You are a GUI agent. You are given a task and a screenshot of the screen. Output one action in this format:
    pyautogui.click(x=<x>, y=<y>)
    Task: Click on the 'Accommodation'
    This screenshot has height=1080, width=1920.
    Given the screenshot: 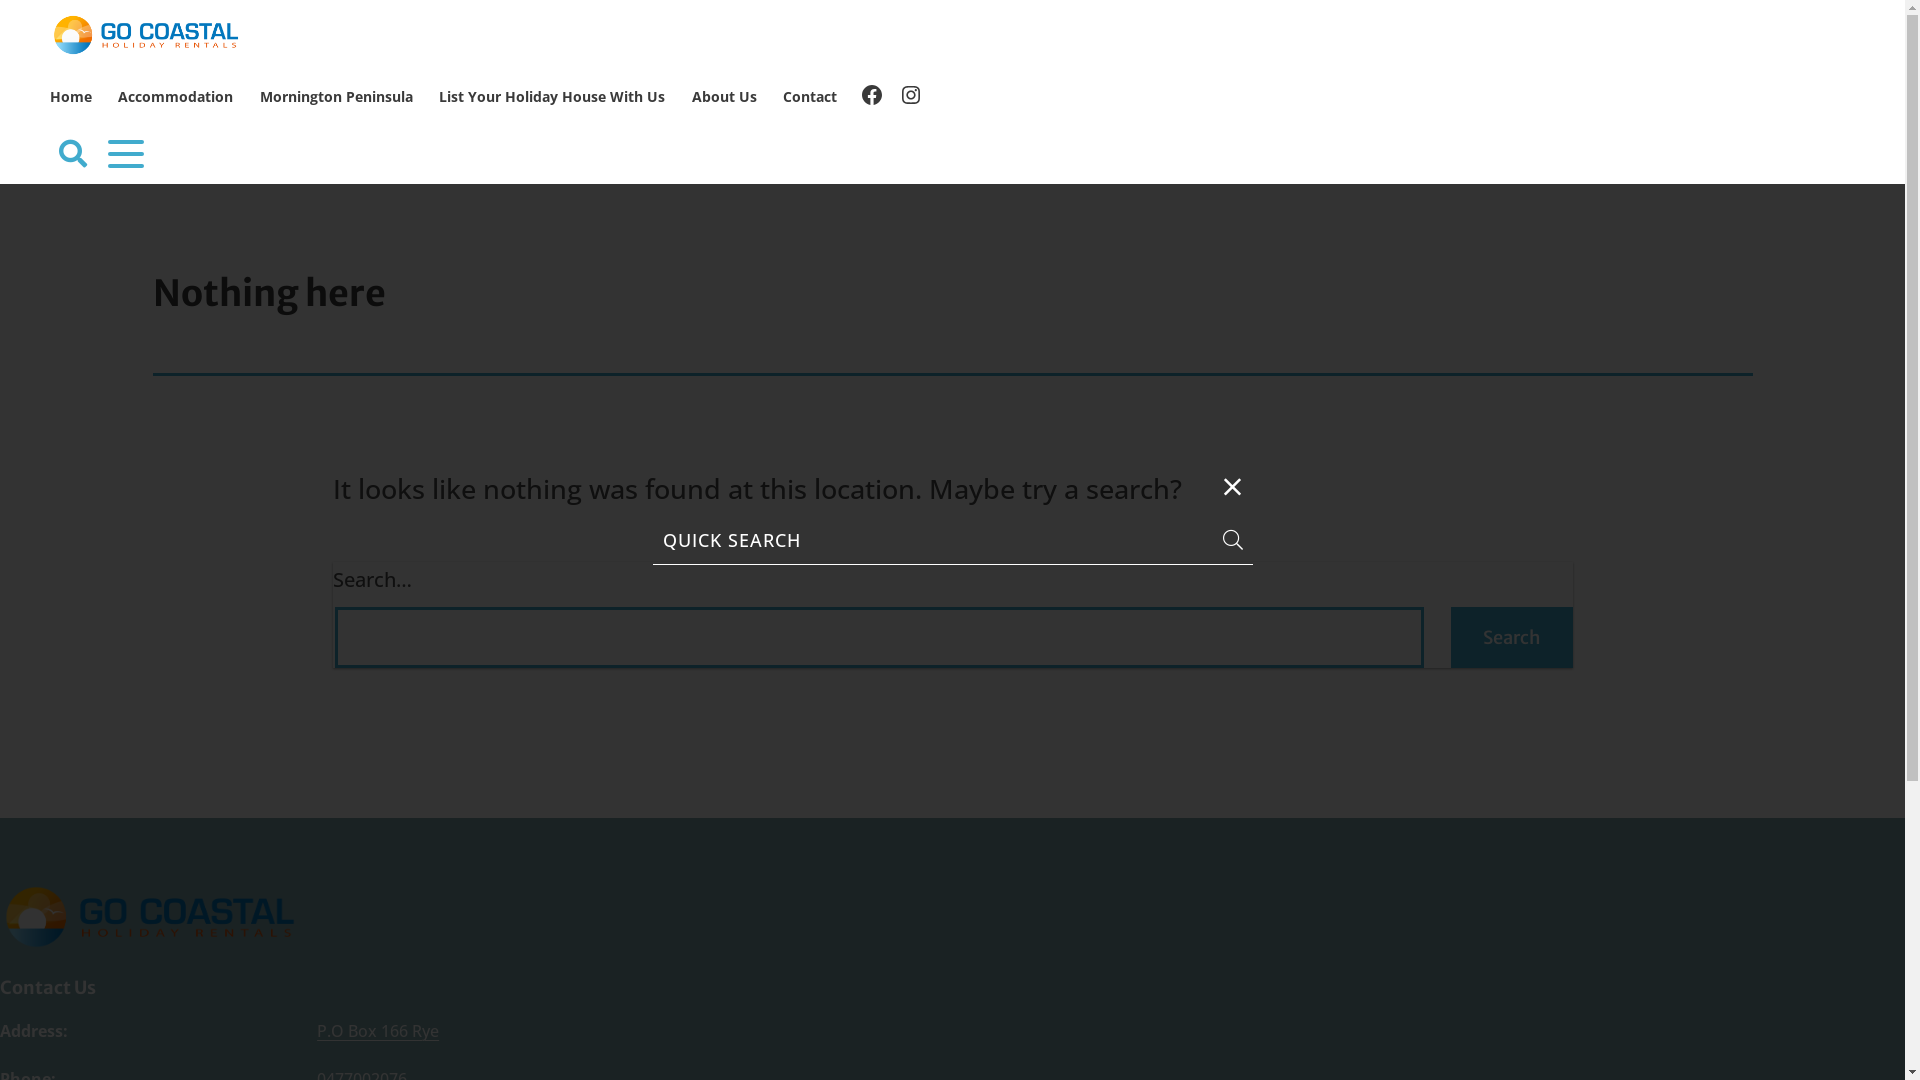 What is the action you would take?
    pyautogui.click(x=175, y=97)
    